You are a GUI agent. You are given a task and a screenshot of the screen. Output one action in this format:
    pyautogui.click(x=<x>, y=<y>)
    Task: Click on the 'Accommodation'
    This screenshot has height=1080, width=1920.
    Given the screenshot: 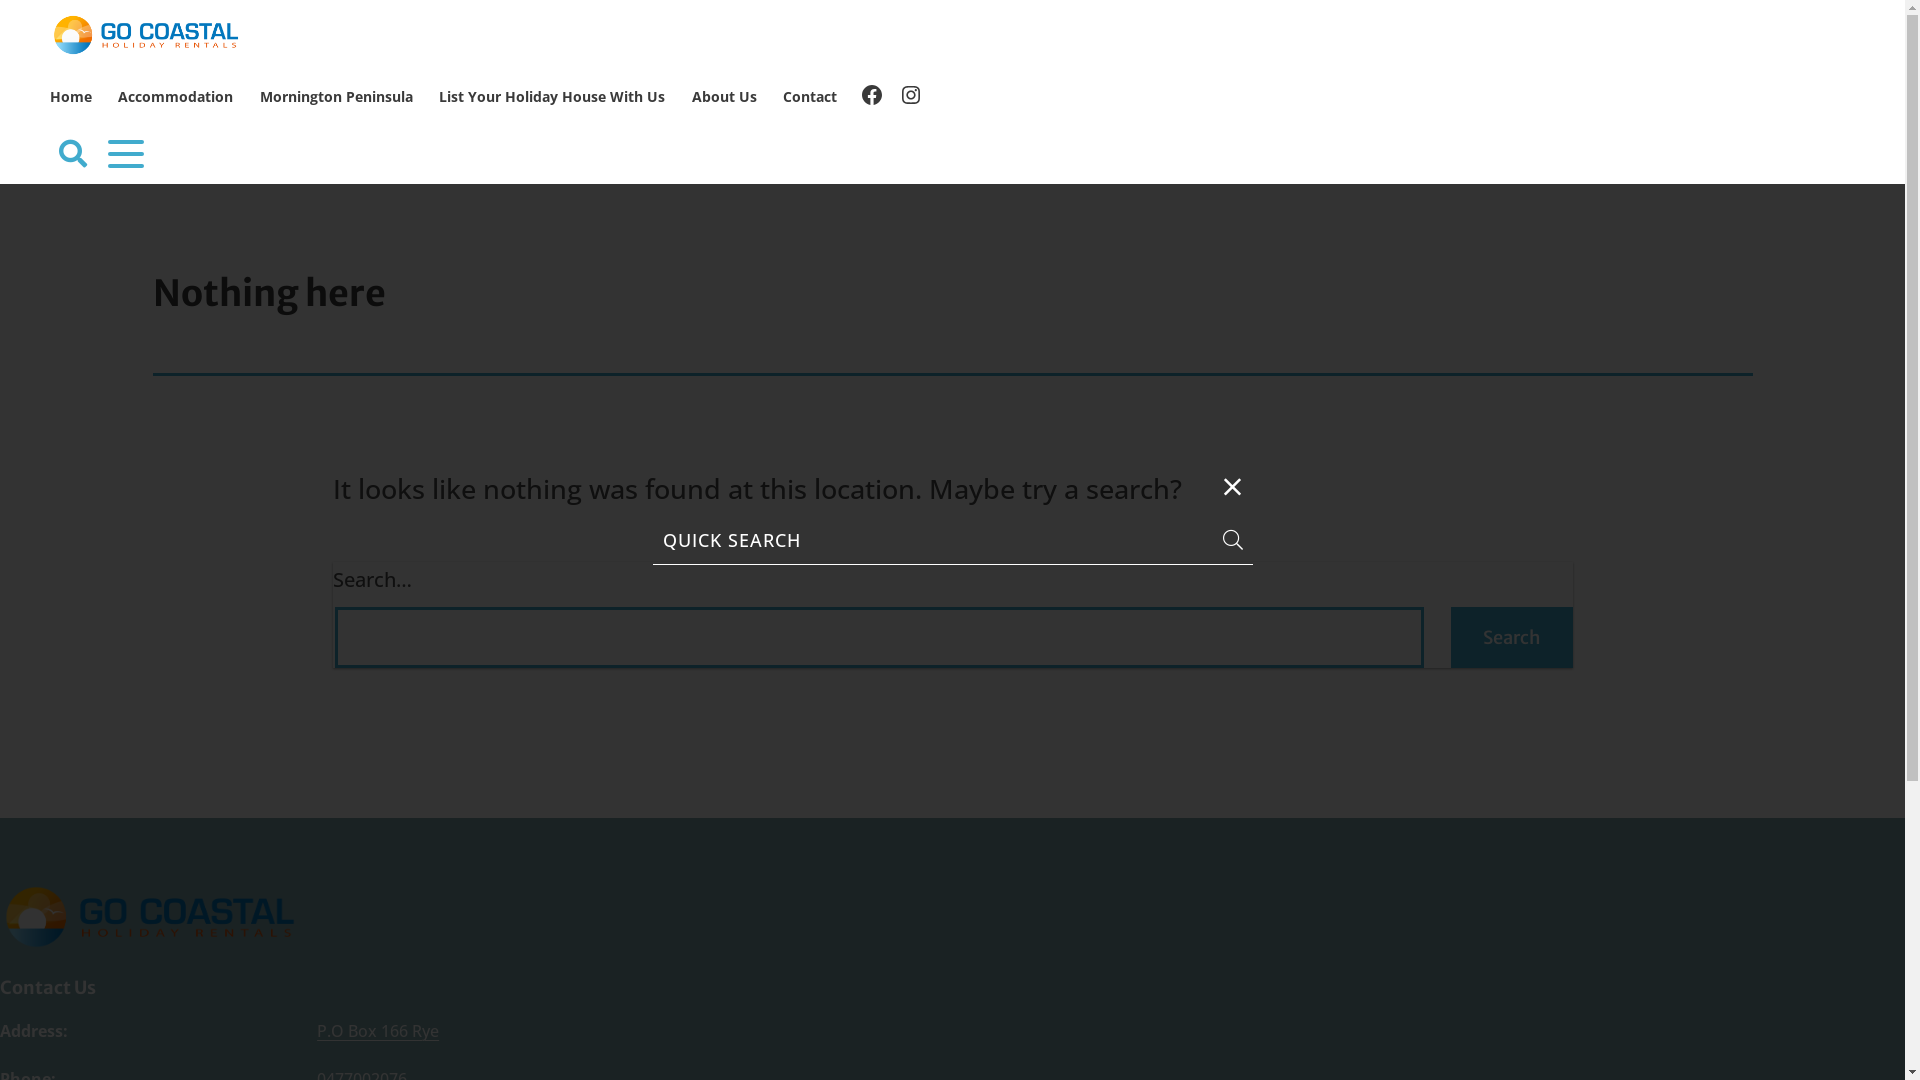 What is the action you would take?
    pyautogui.click(x=175, y=97)
    